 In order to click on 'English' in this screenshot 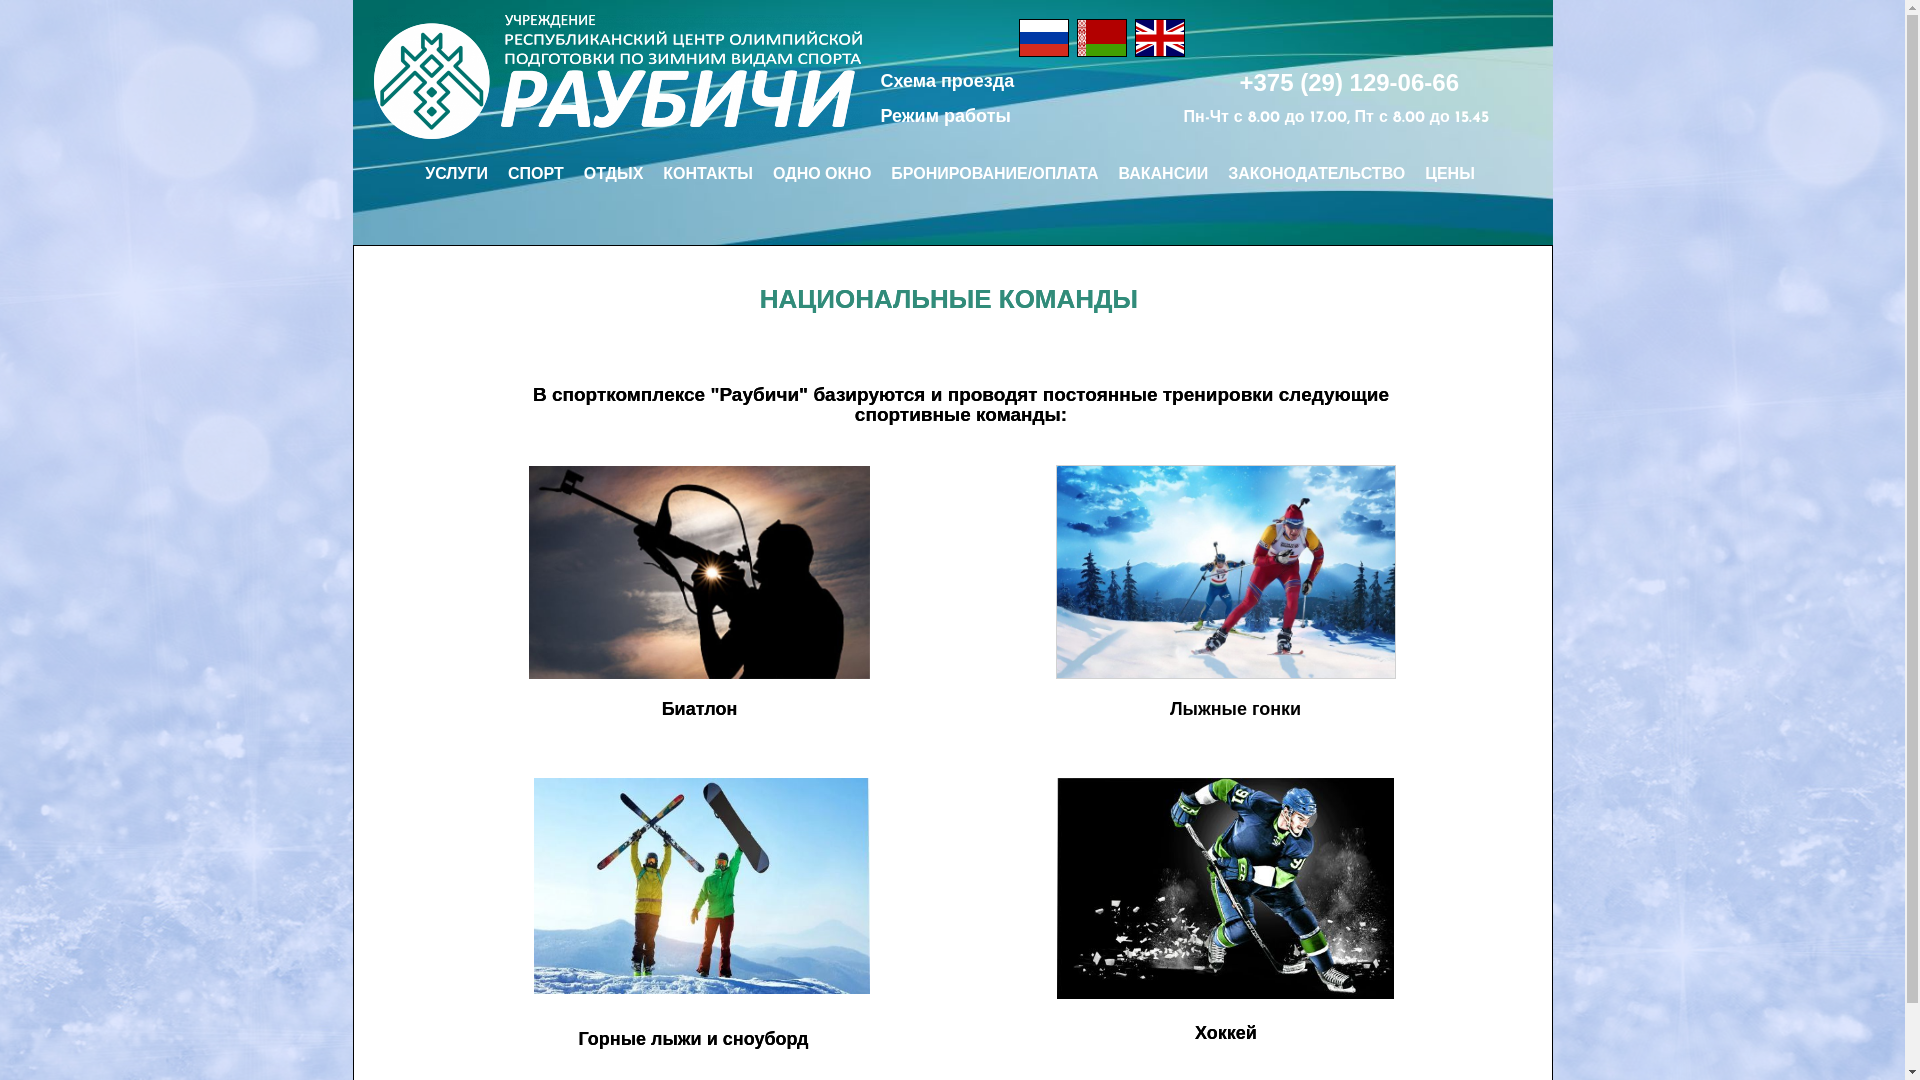, I will do `click(1160, 38)`.